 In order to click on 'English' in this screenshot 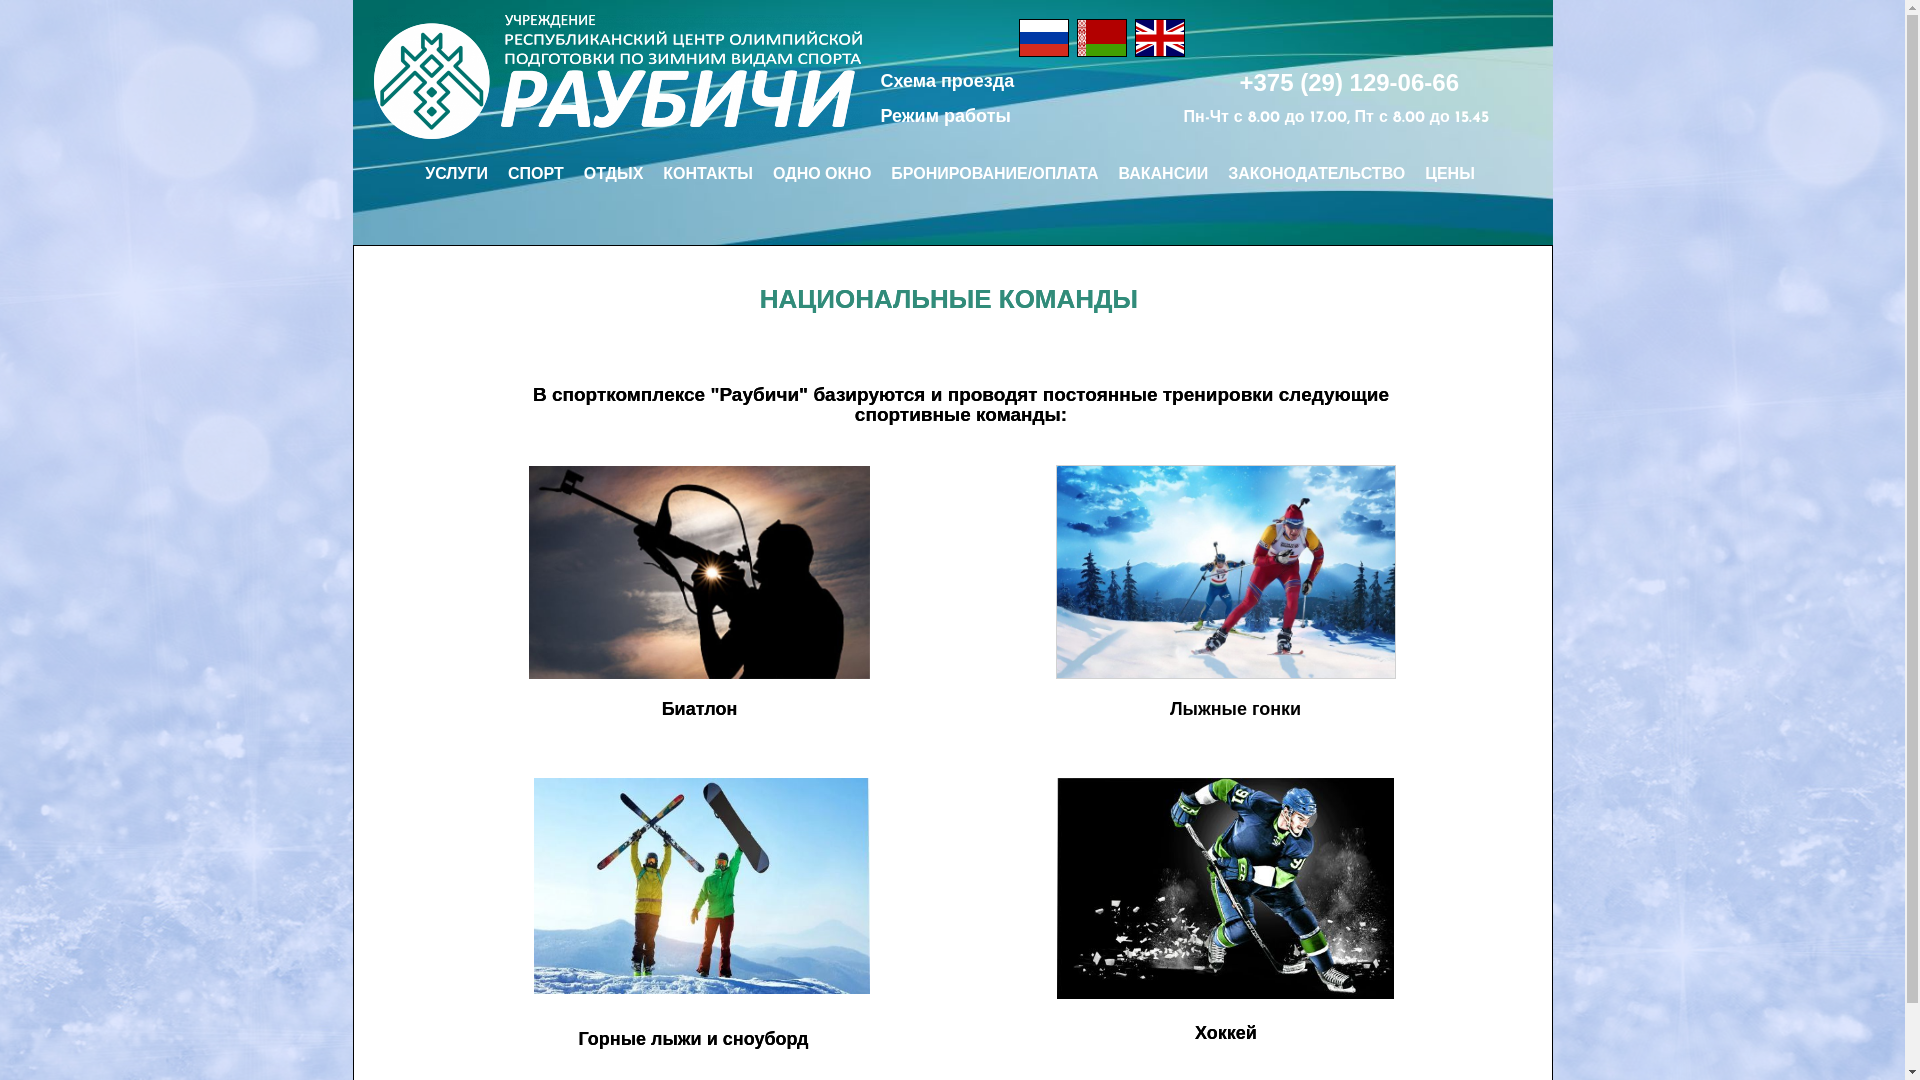, I will do `click(1160, 38)`.